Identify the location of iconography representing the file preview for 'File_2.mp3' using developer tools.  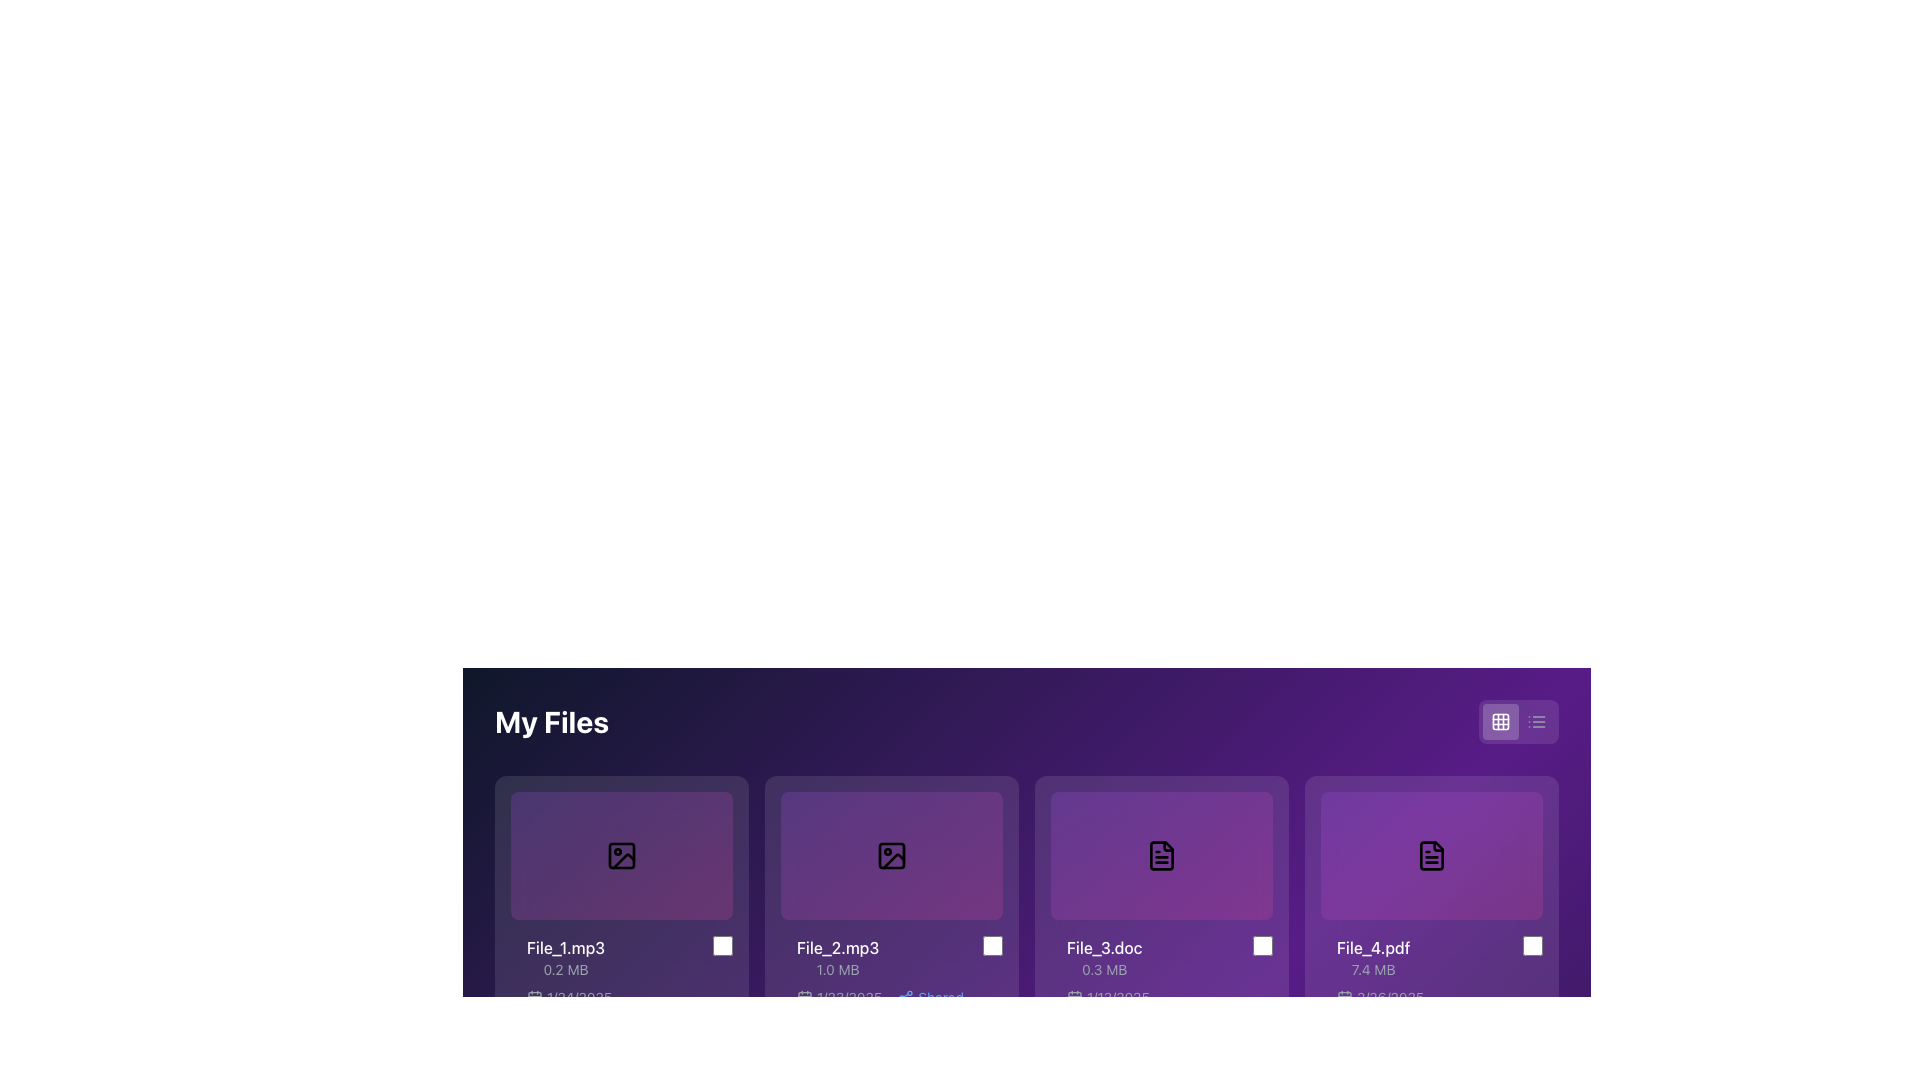
(892, 859).